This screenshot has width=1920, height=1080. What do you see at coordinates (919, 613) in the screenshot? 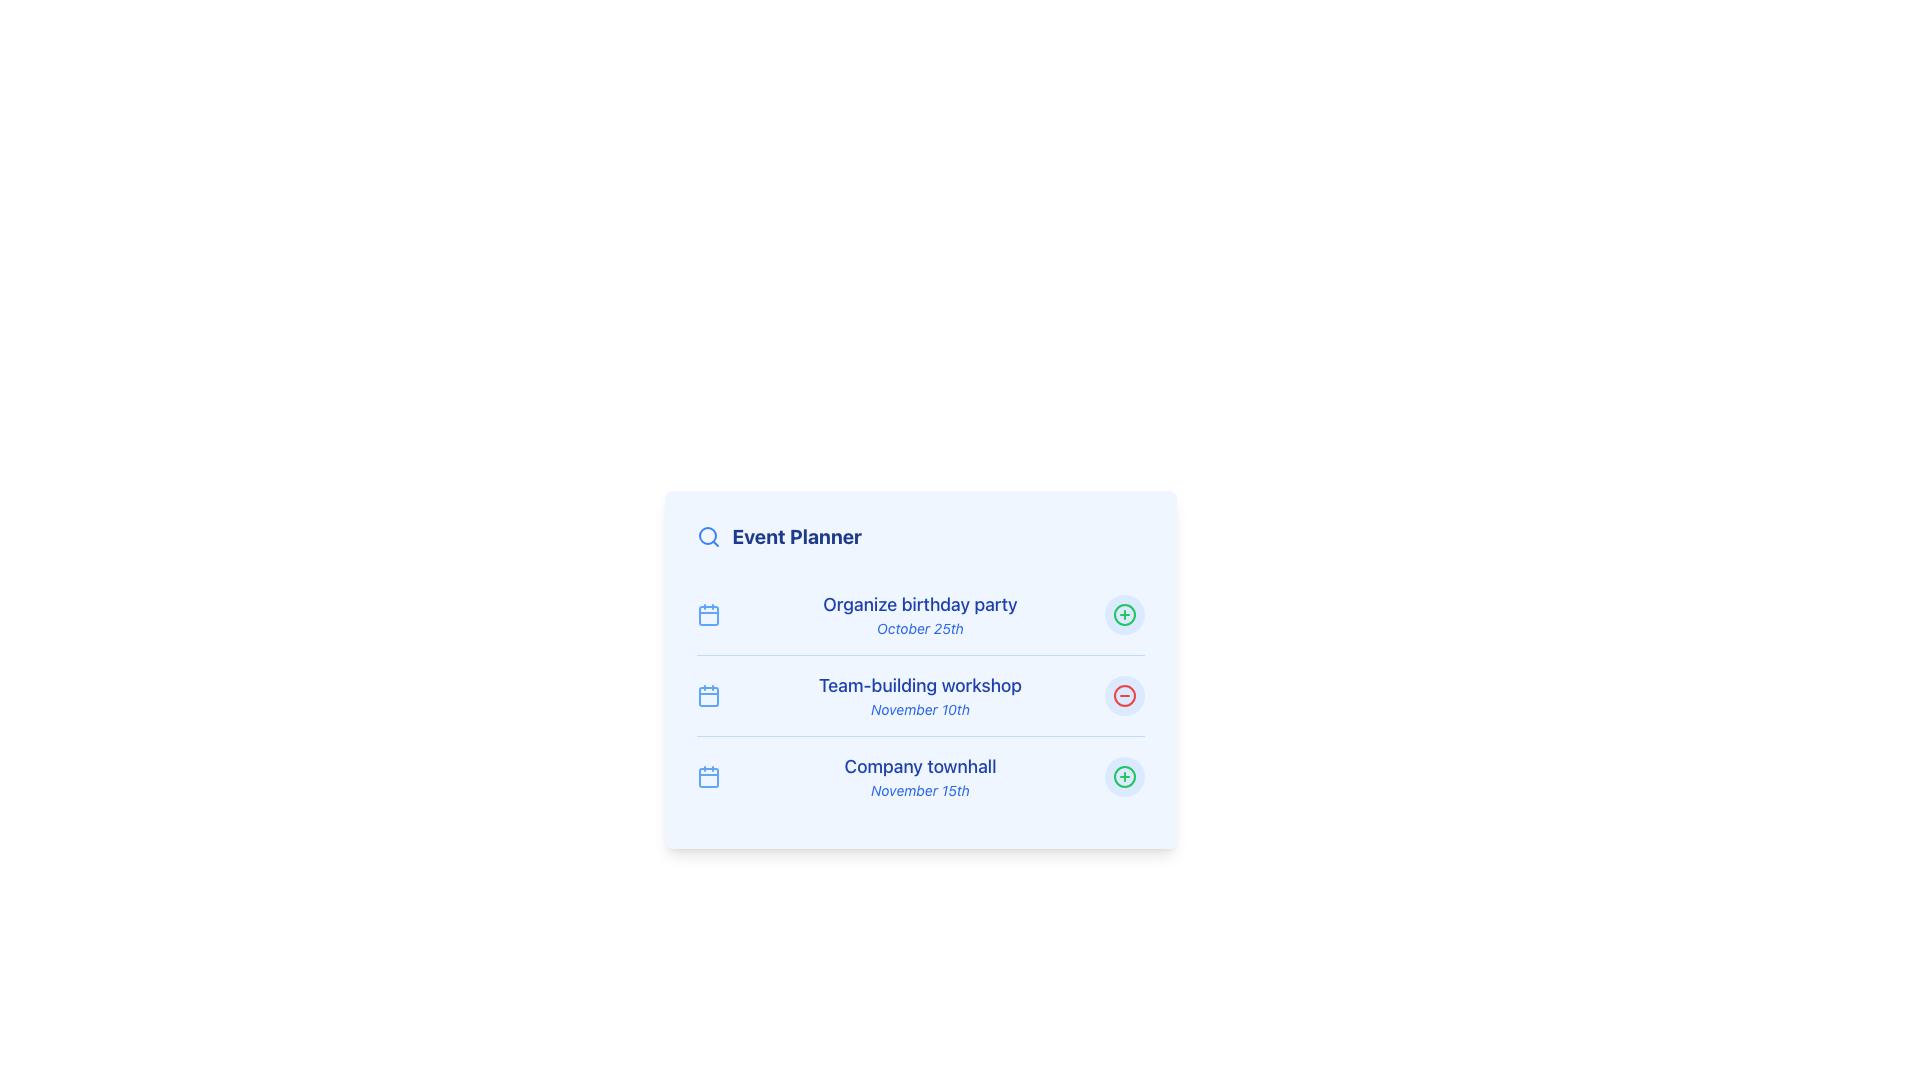
I see `the first Interactive List Item in the event planner` at bounding box center [919, 613].